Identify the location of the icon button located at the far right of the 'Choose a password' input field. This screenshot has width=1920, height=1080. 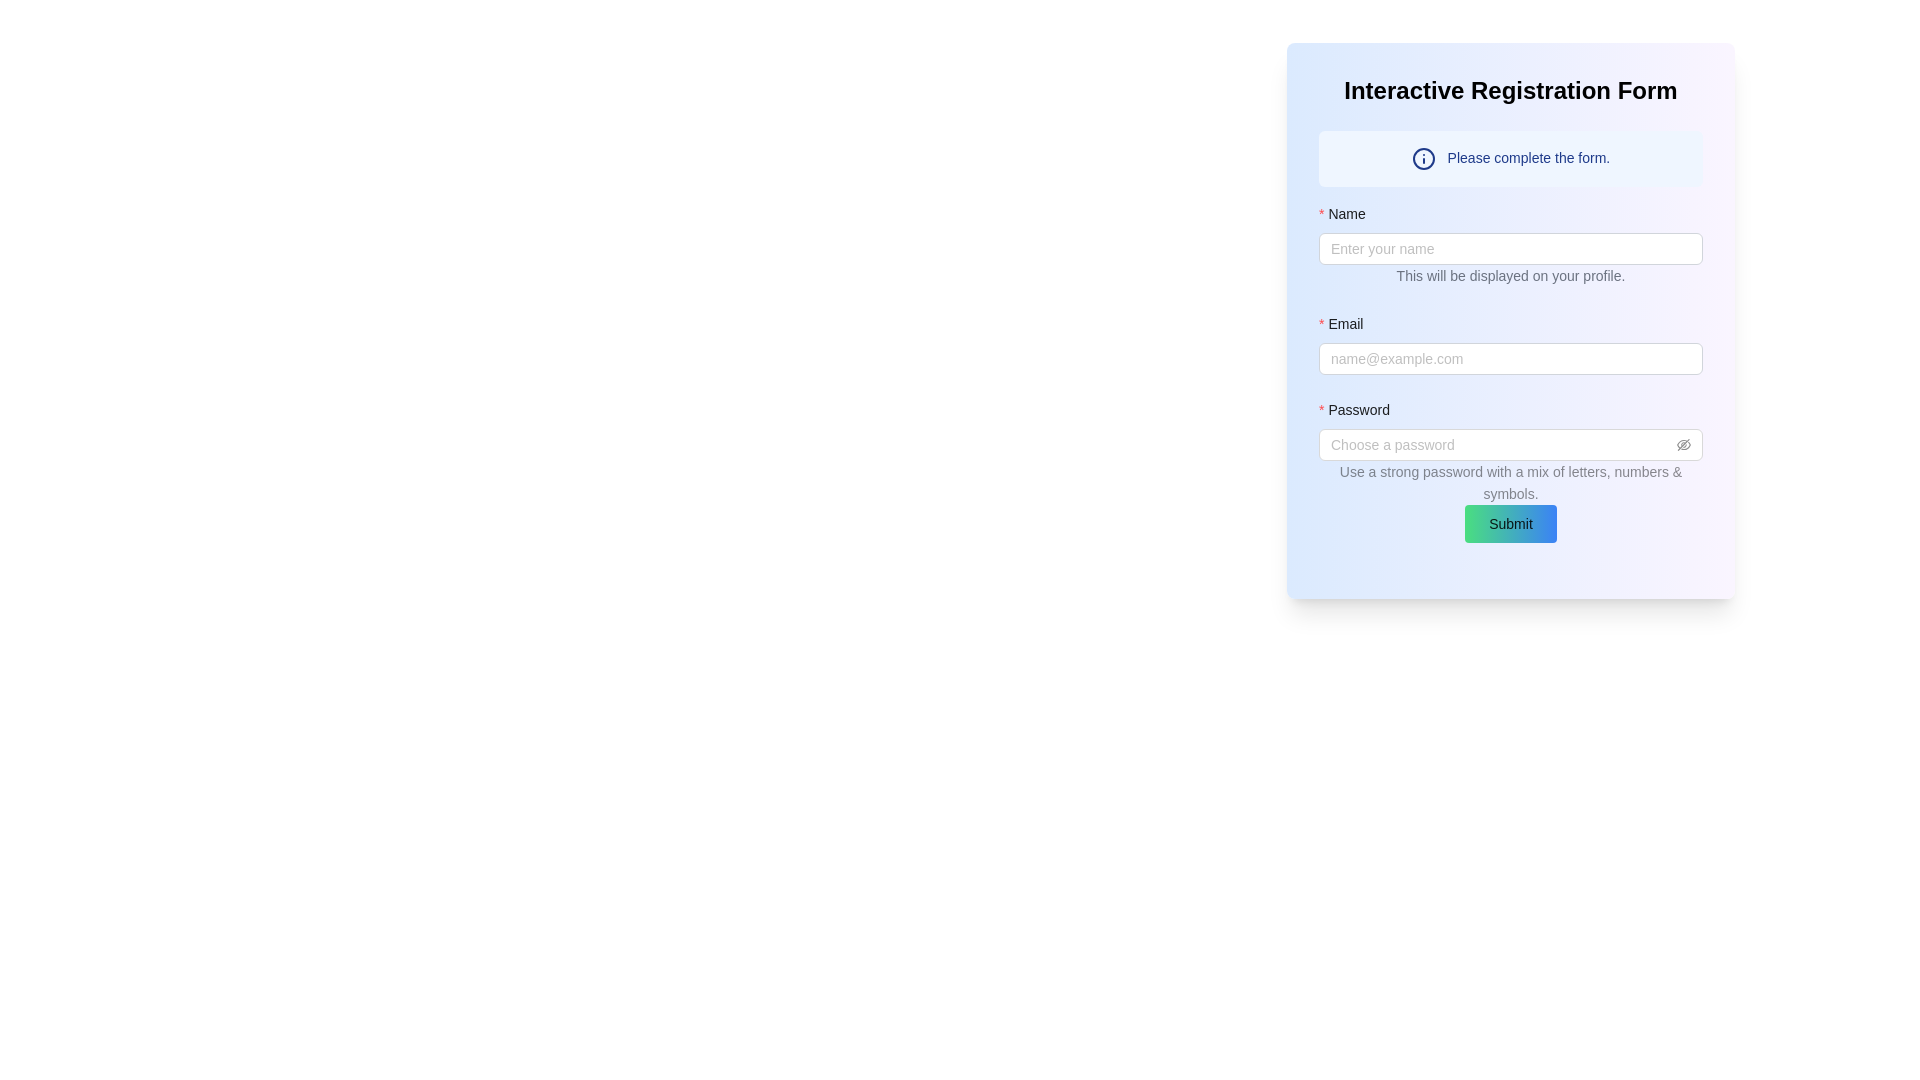
(1683, 443).